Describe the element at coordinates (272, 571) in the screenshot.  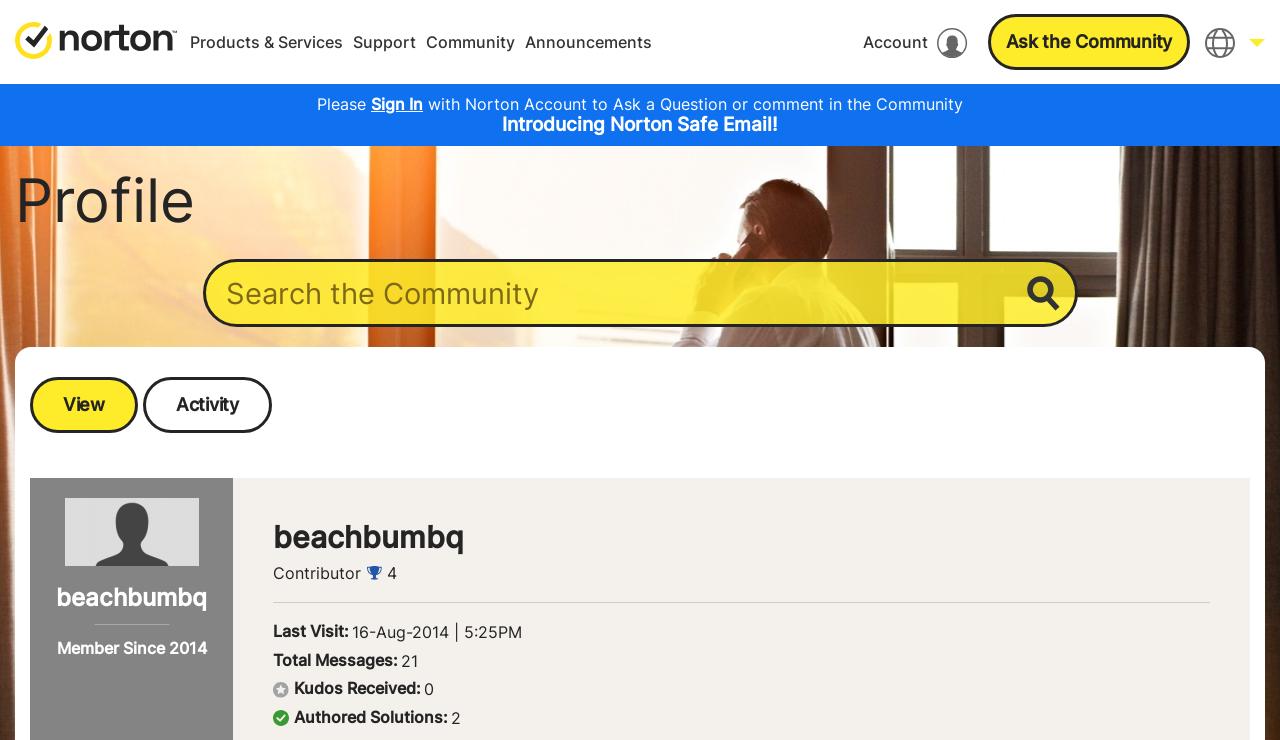
I see `'Contributor'` at that location.